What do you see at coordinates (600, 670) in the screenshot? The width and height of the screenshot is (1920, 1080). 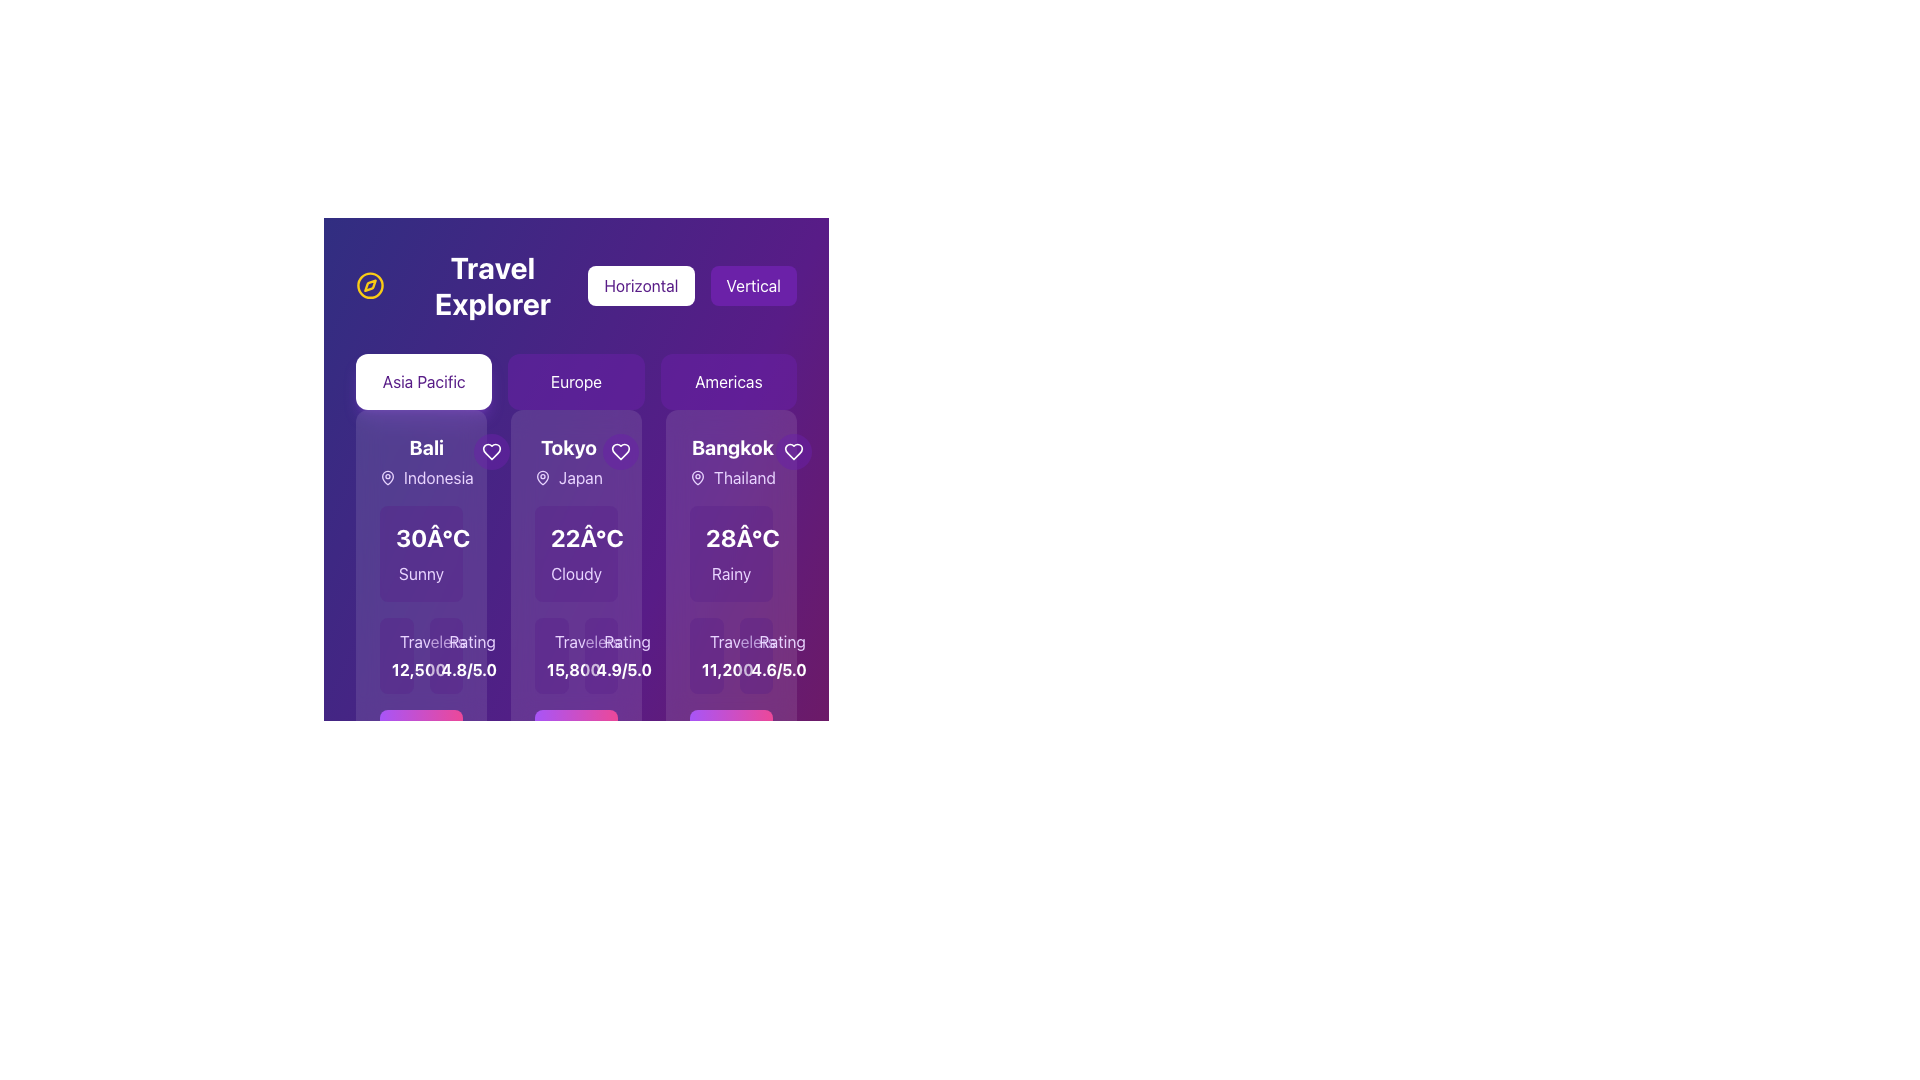 I see `the Text Label displaying the average rating for the city 'Tokyo' located in the bottom right corner of the card labeled 'Tokyo' under 'Europe'` at bounding box center [600, 670].